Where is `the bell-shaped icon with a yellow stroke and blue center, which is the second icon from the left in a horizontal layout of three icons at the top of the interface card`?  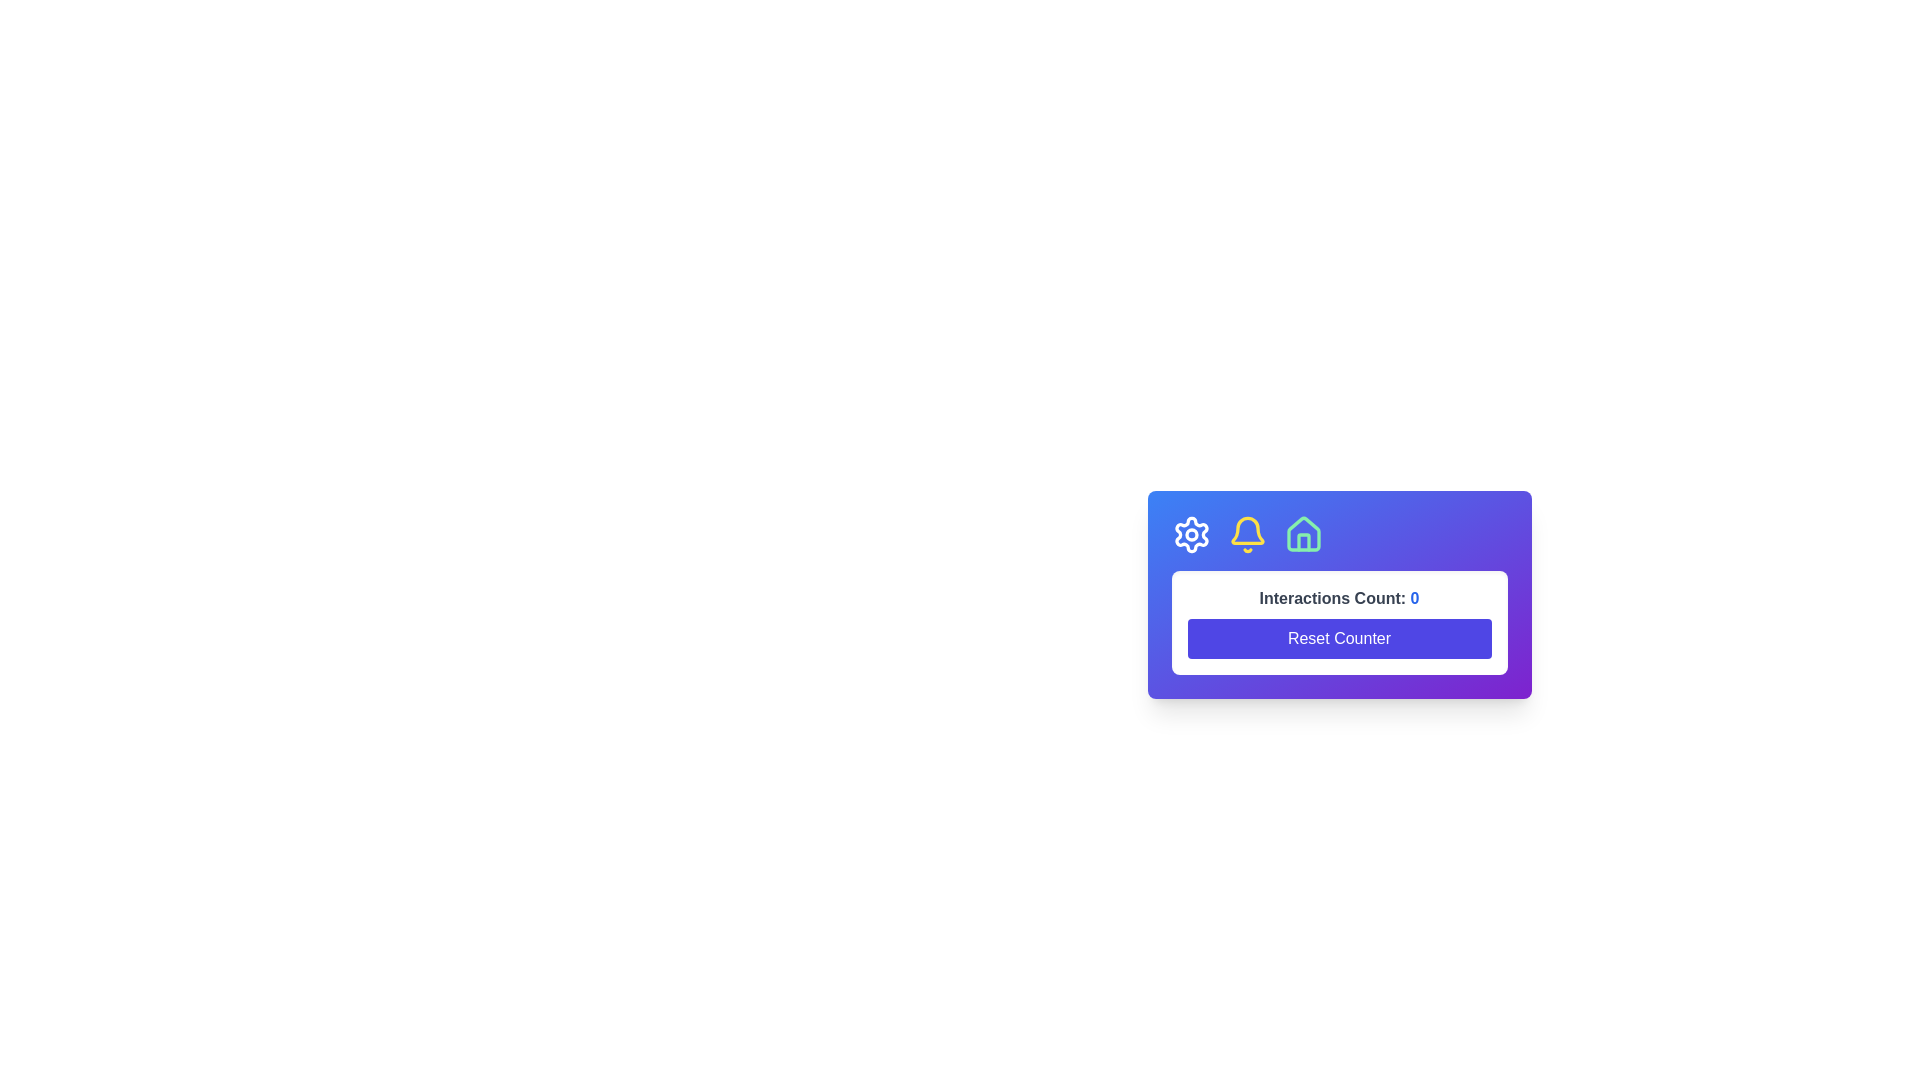
the bell-shaped icon with a yellow stroke and blue center, which is the second icon from the left in a horizontal layout of three icons at the top of the interface card is located at coordinates (1246, 529).